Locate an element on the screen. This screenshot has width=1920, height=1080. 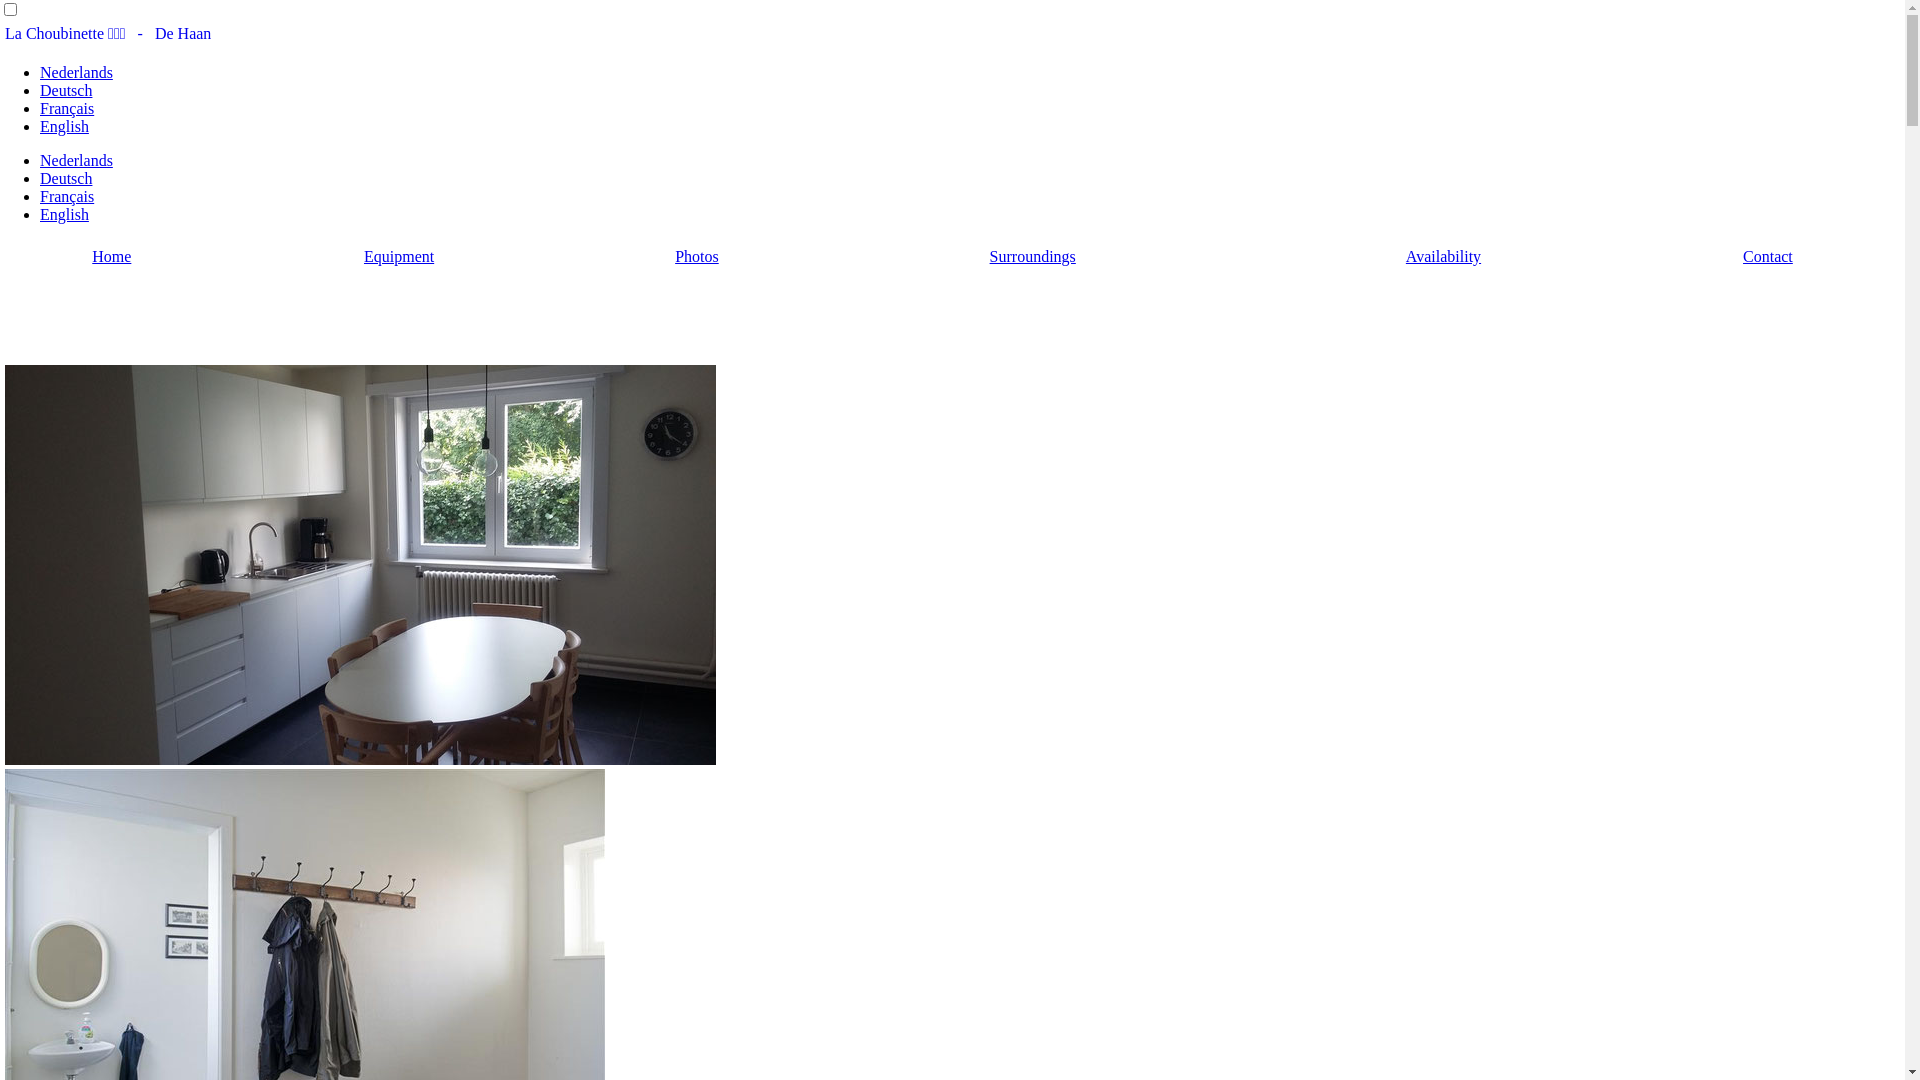
'Home' is located at coordinates (110, 255).